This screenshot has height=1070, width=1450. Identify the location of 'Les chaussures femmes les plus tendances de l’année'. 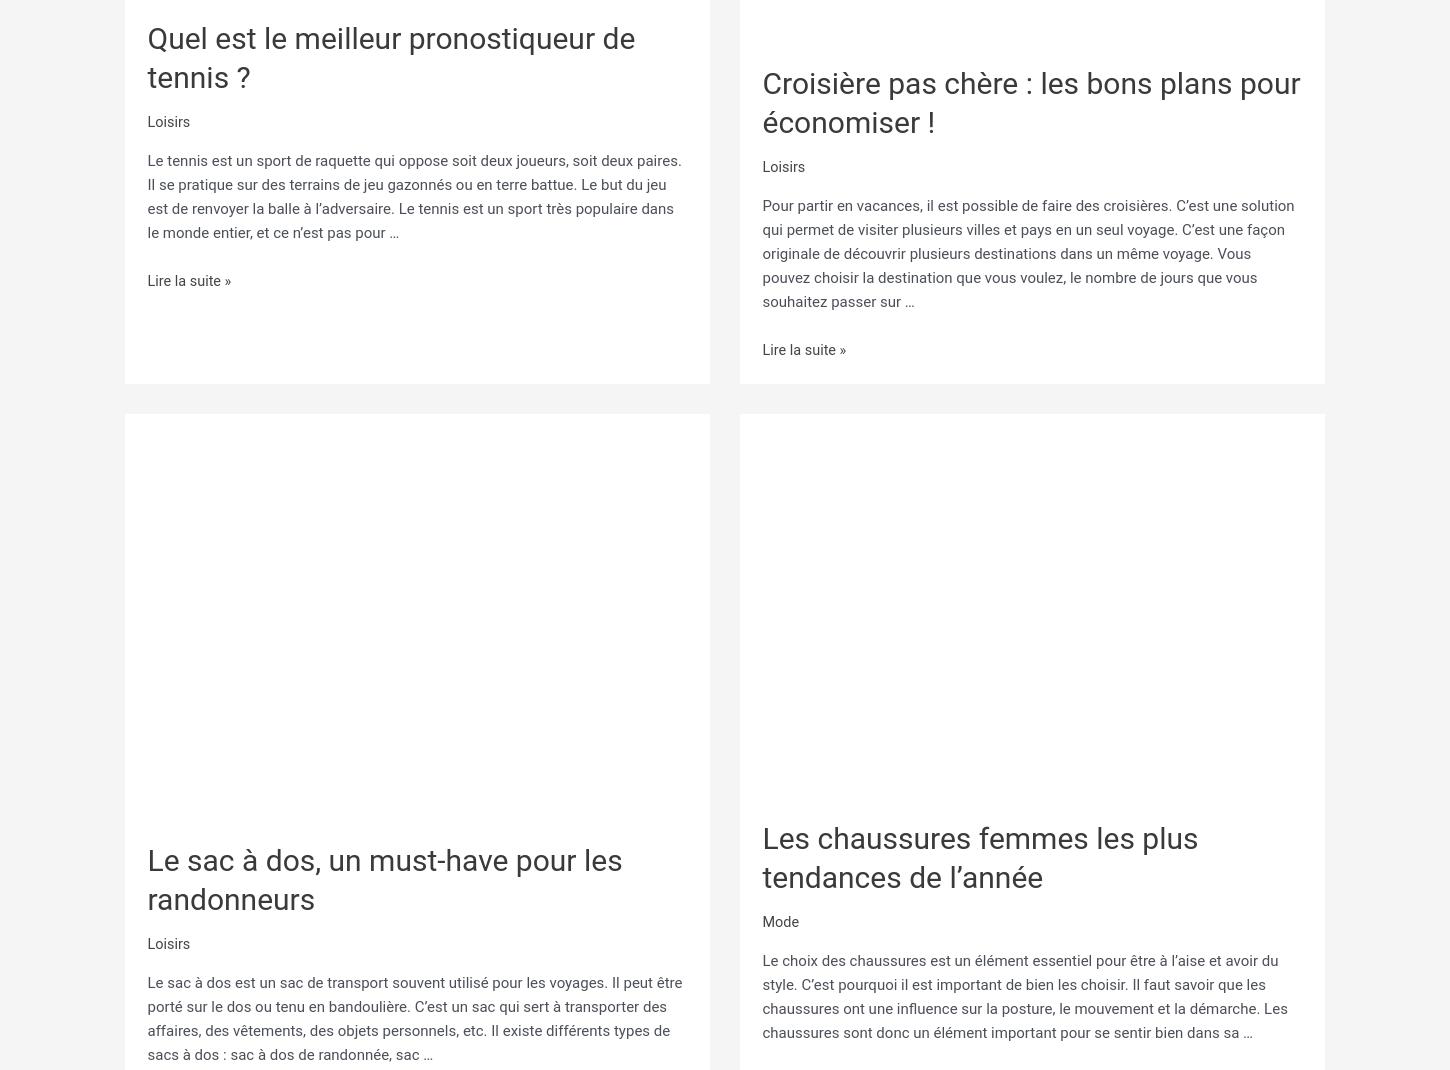
(980, 855).